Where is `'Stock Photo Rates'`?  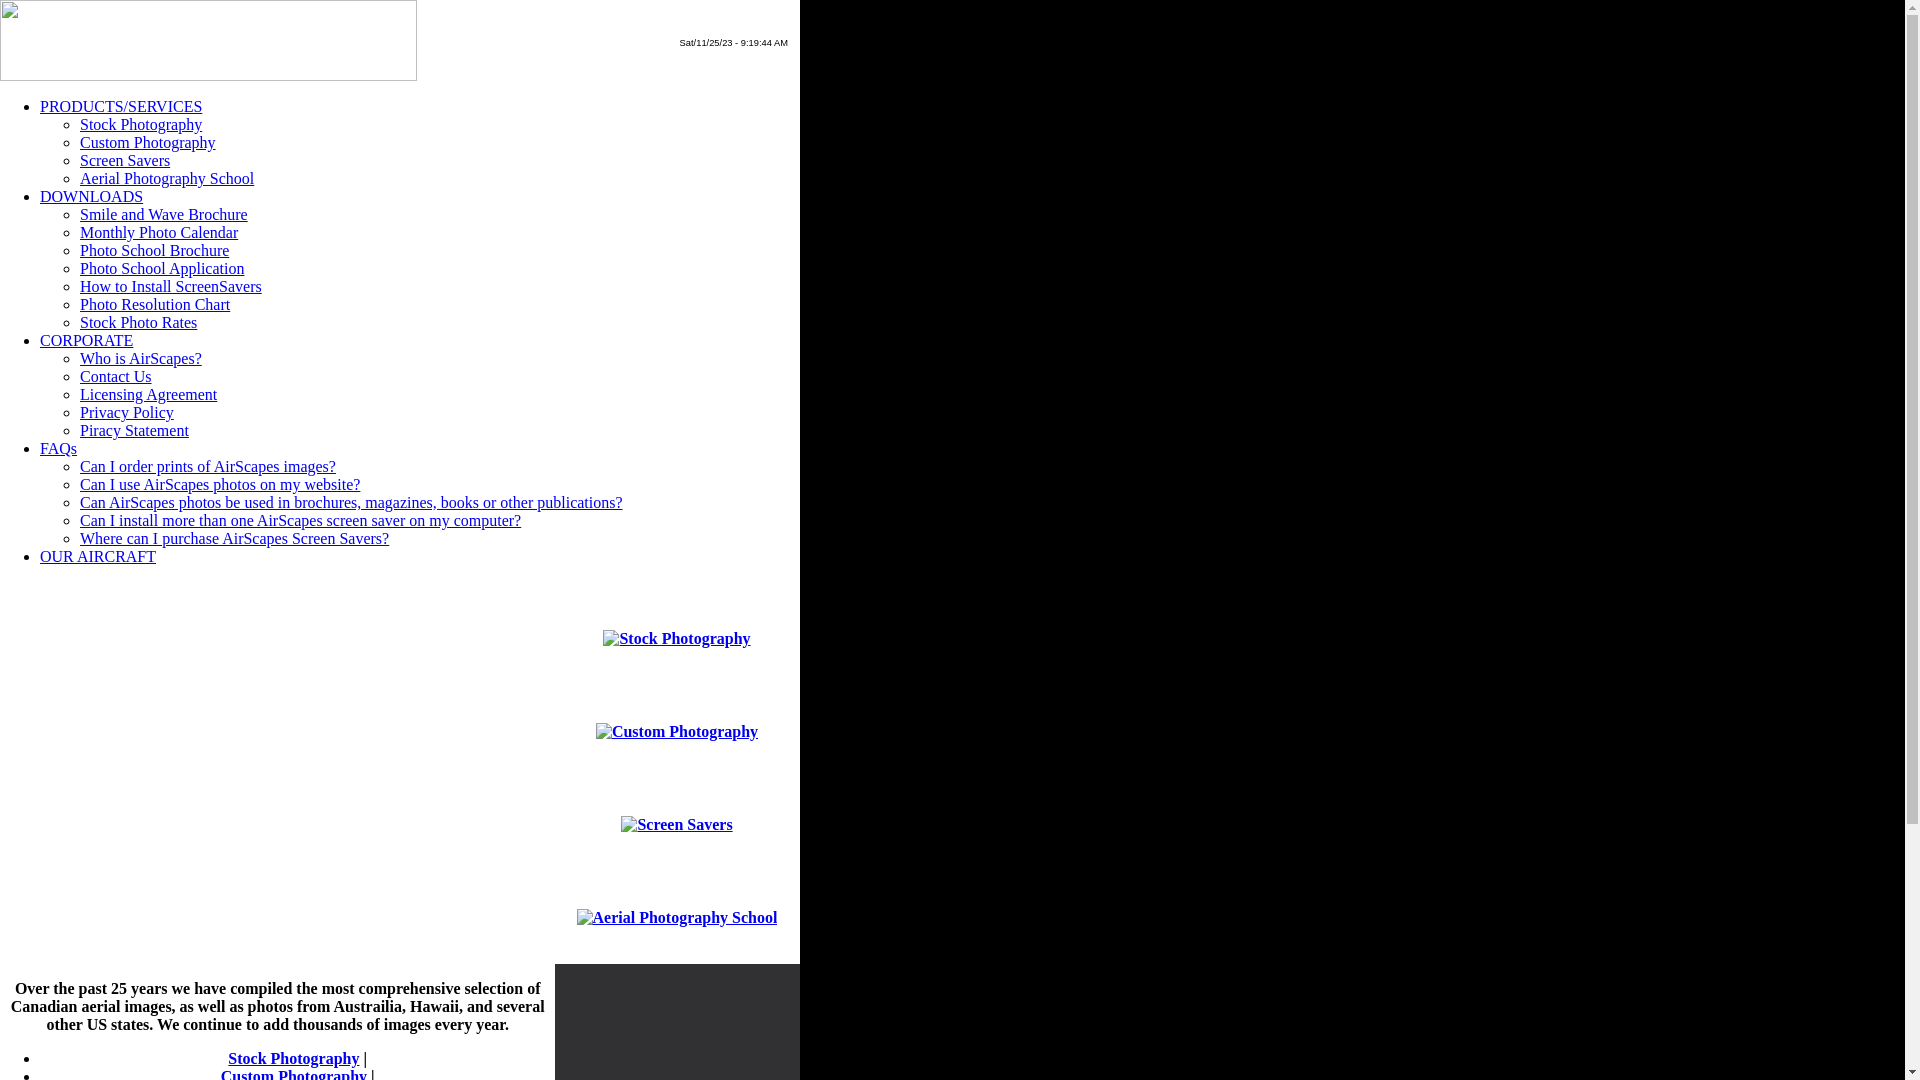 'Stock Photo Rates' is located at coordinates (137, 321).